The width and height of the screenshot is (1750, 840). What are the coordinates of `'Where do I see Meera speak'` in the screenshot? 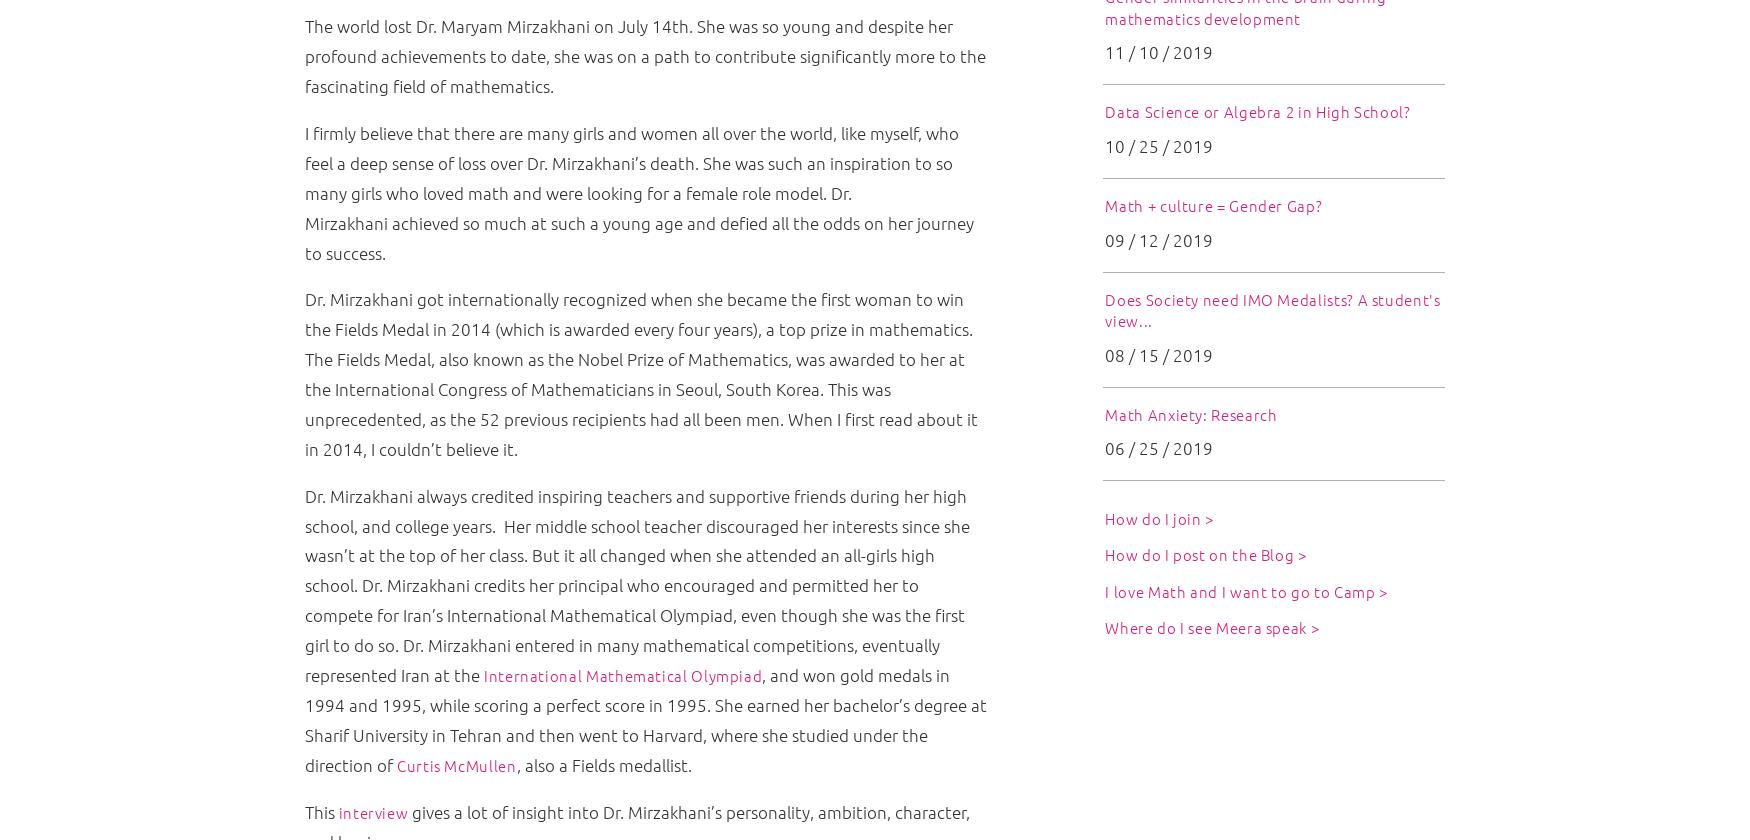 It's located at (1205, 627).